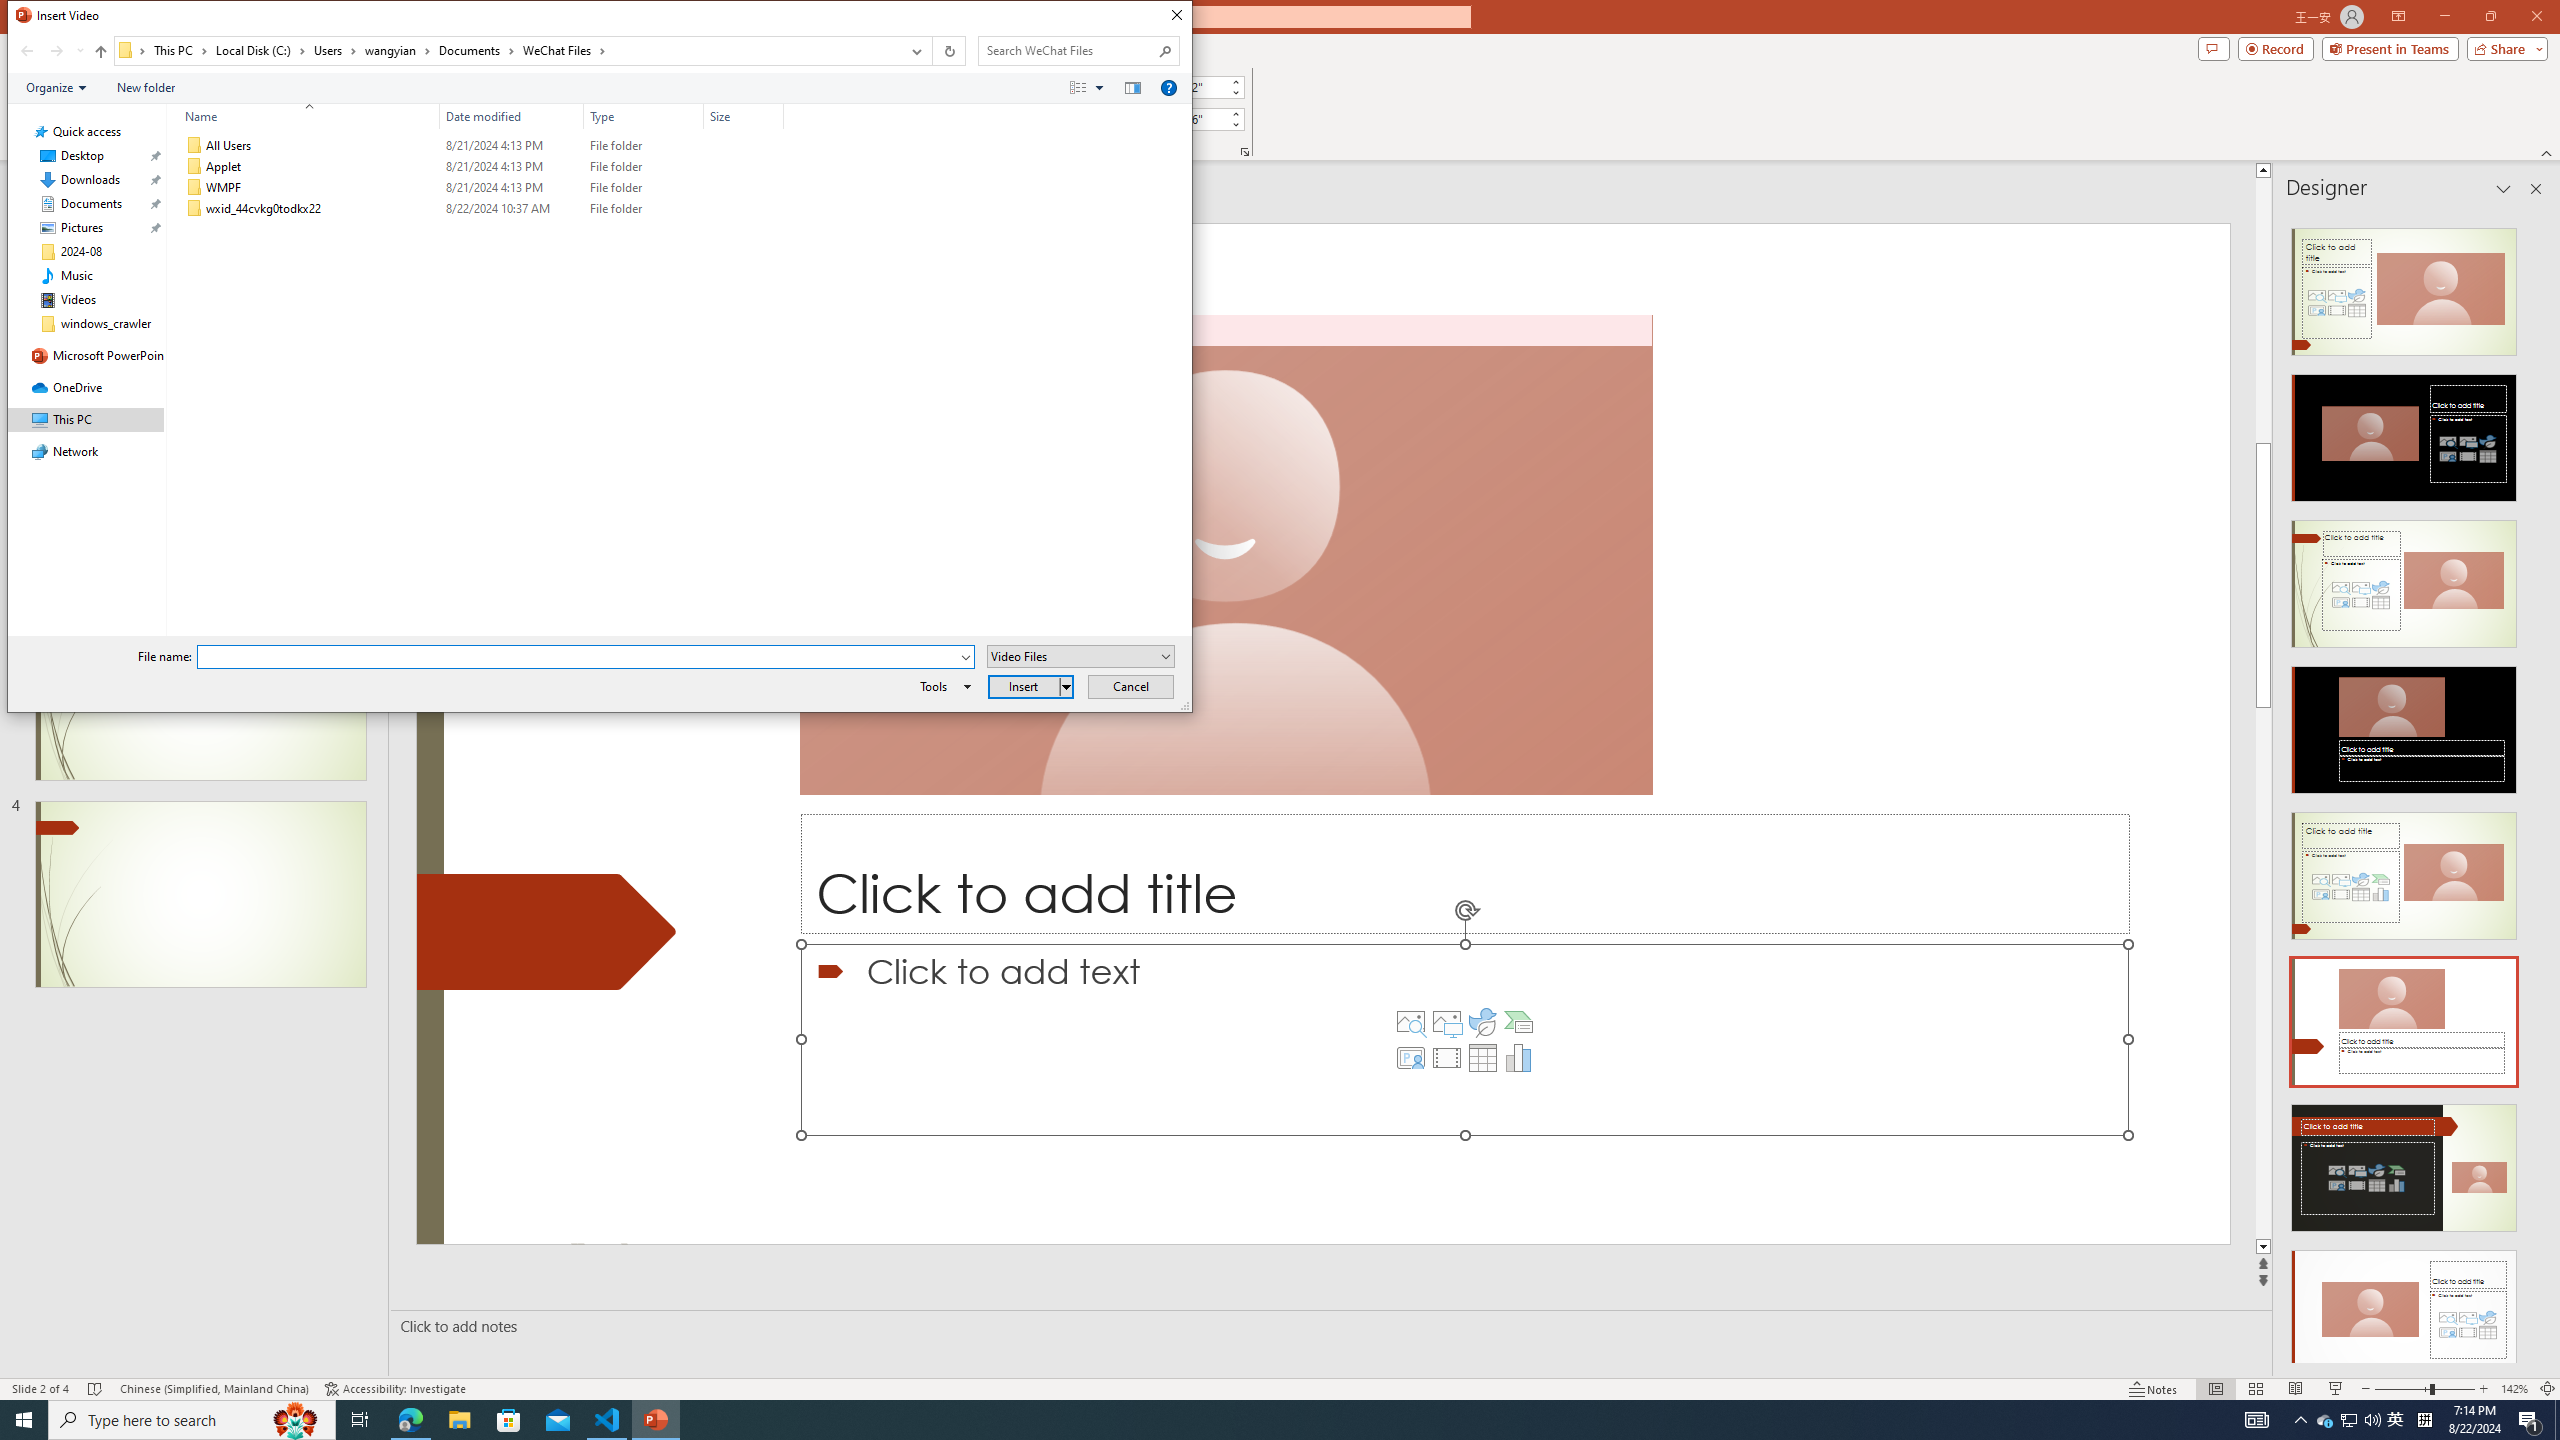  Describe the element at coordinates (742, 115) in the screenshot. I see `'Size'` at that location.